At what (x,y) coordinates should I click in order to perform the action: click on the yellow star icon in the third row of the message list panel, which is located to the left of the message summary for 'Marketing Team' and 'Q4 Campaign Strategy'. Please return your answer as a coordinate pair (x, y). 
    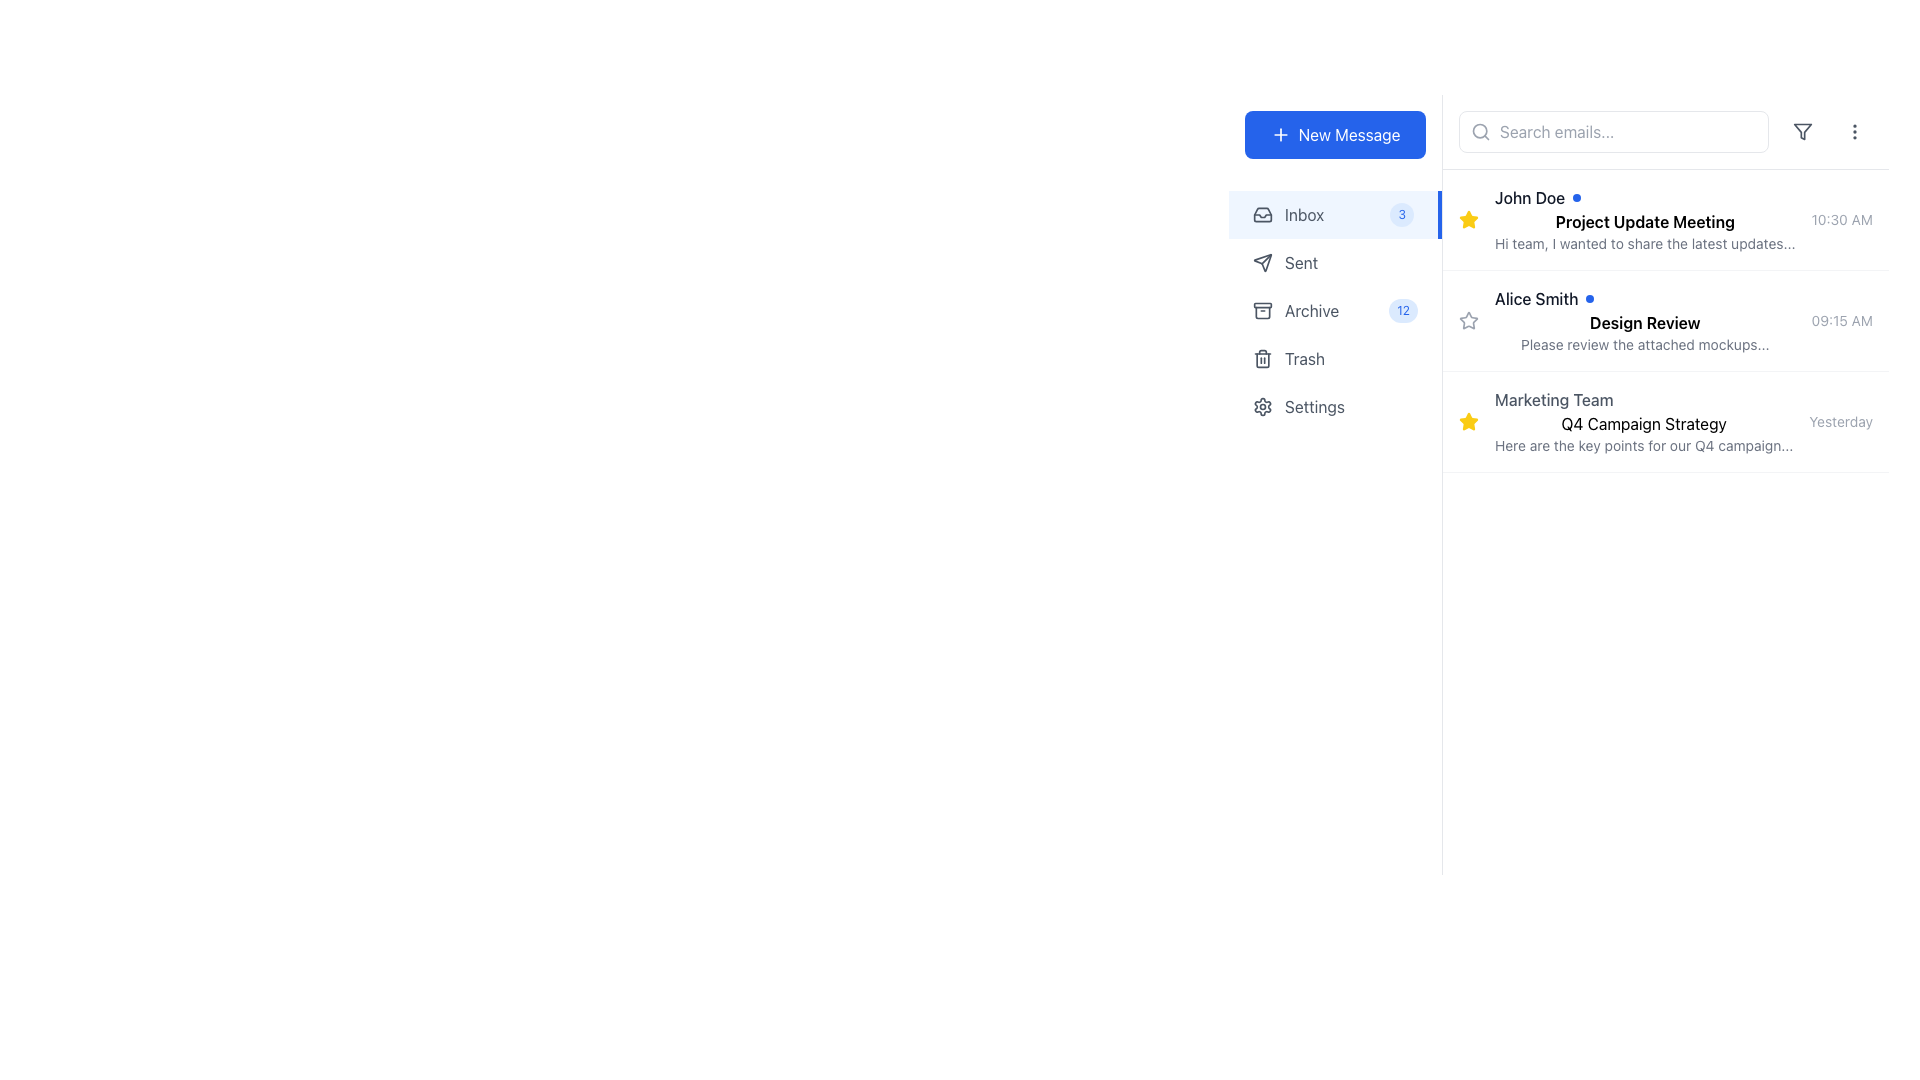
    Looking at the image, I should click on (1468, 420).